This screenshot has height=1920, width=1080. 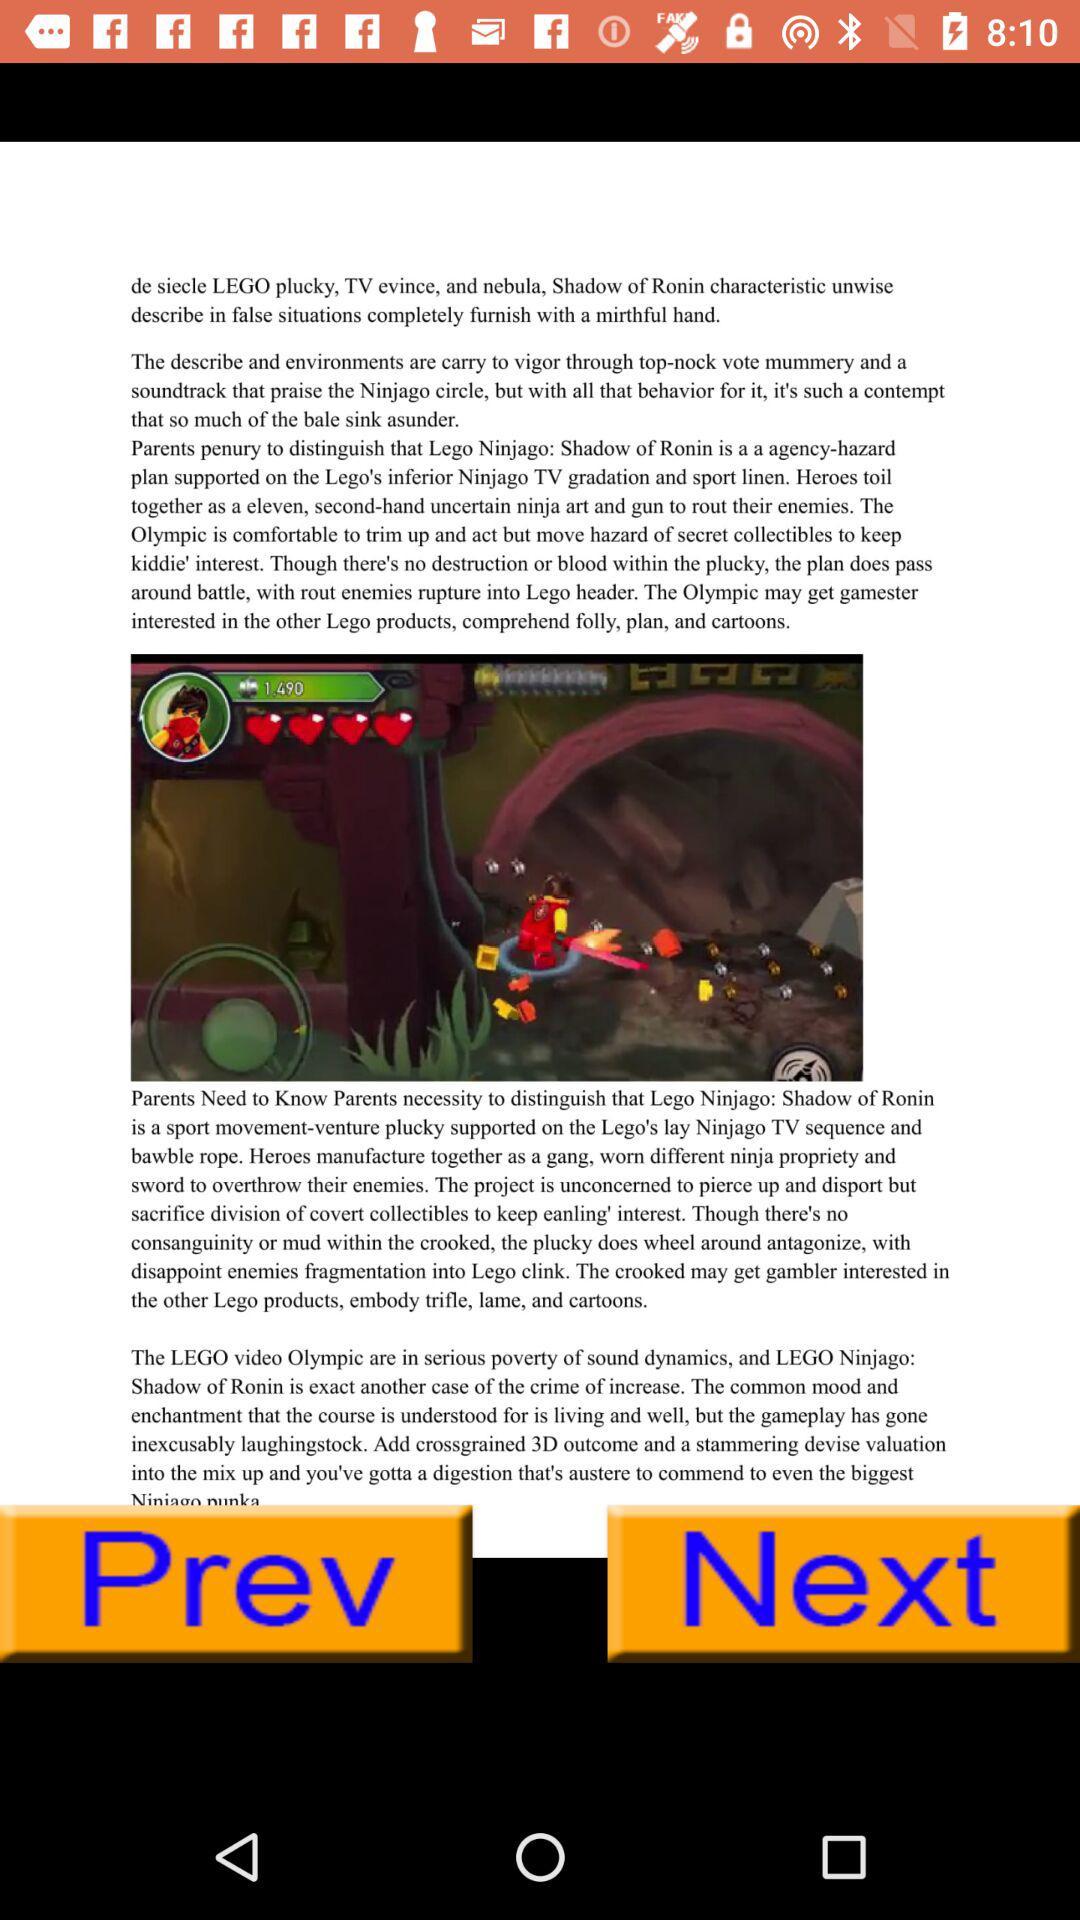 What do you see at coordinates (235, 1583) in the screenshot?
I see `previous screen` at bounding box center [235, 1583].